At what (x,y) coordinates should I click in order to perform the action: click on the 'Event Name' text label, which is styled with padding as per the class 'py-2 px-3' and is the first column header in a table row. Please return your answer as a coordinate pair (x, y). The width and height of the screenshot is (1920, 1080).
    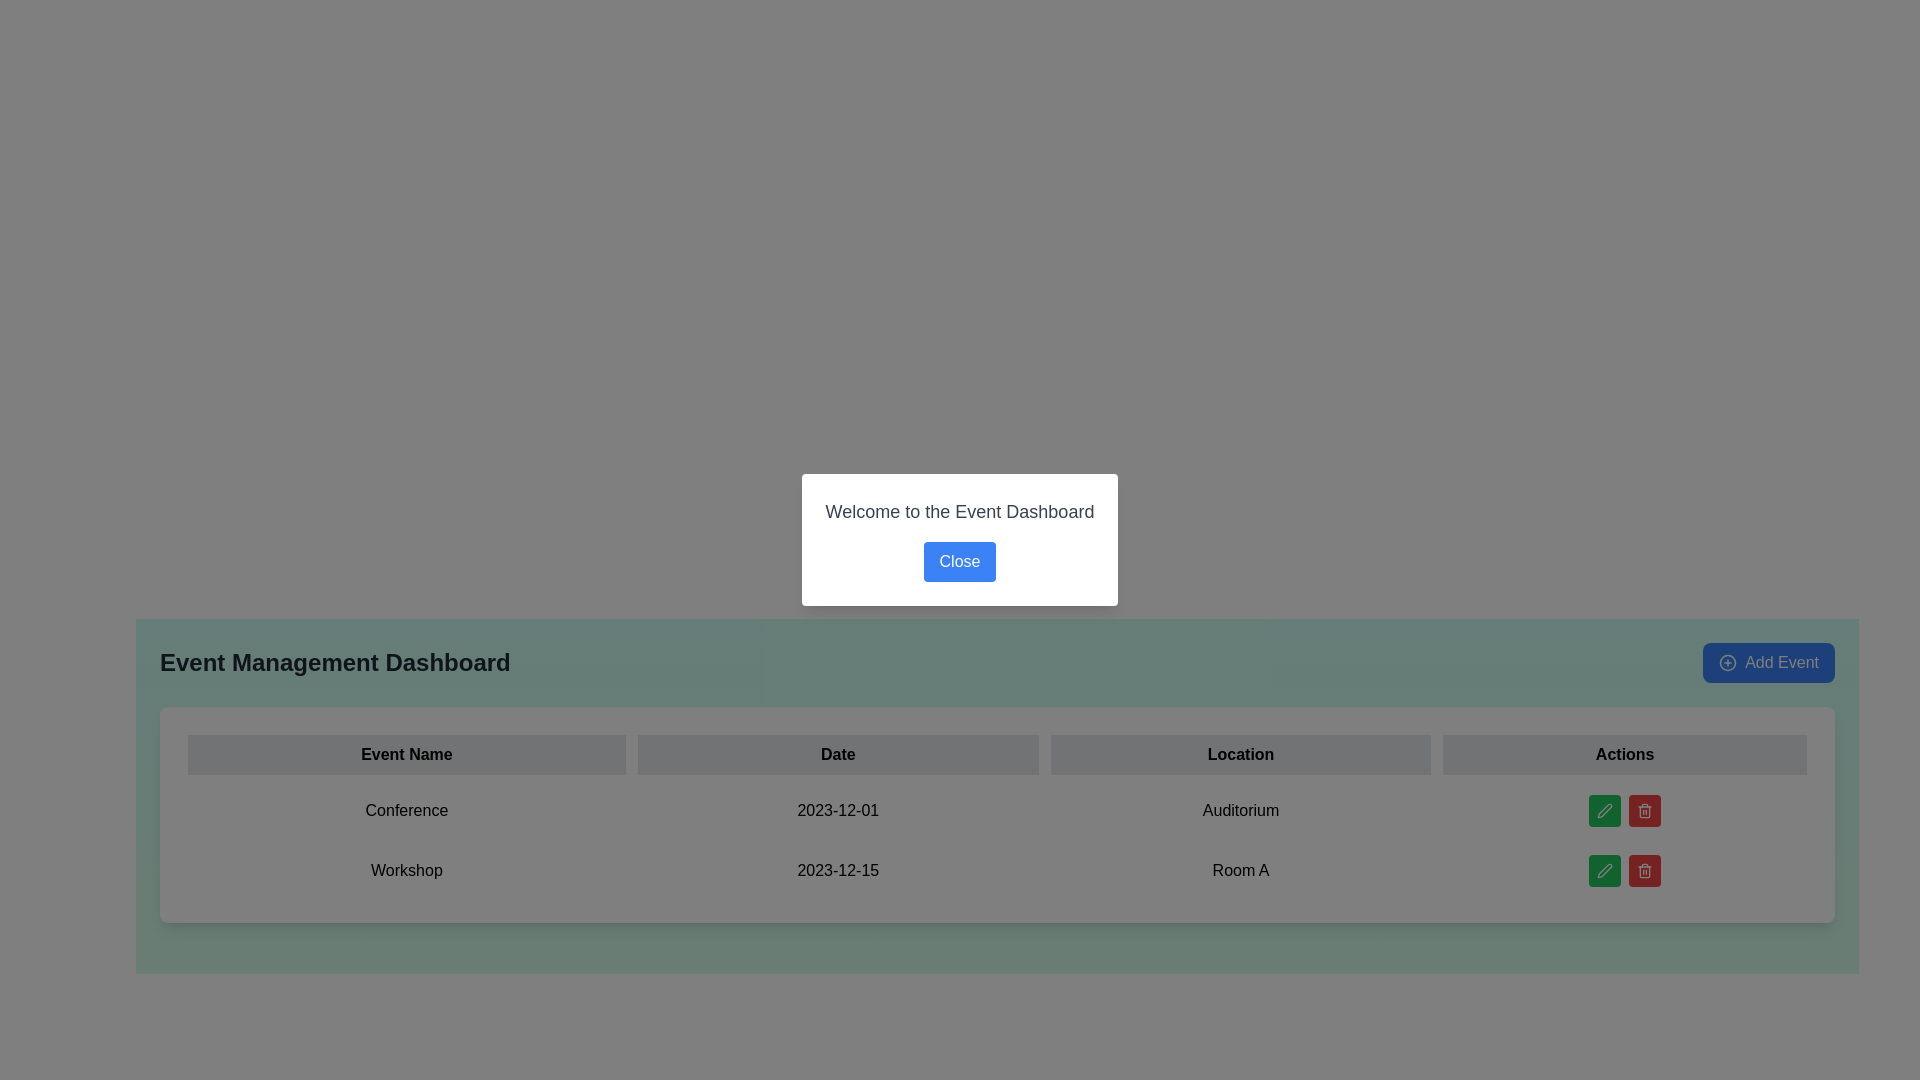
    Looking at the image, I should click on (405, 755).